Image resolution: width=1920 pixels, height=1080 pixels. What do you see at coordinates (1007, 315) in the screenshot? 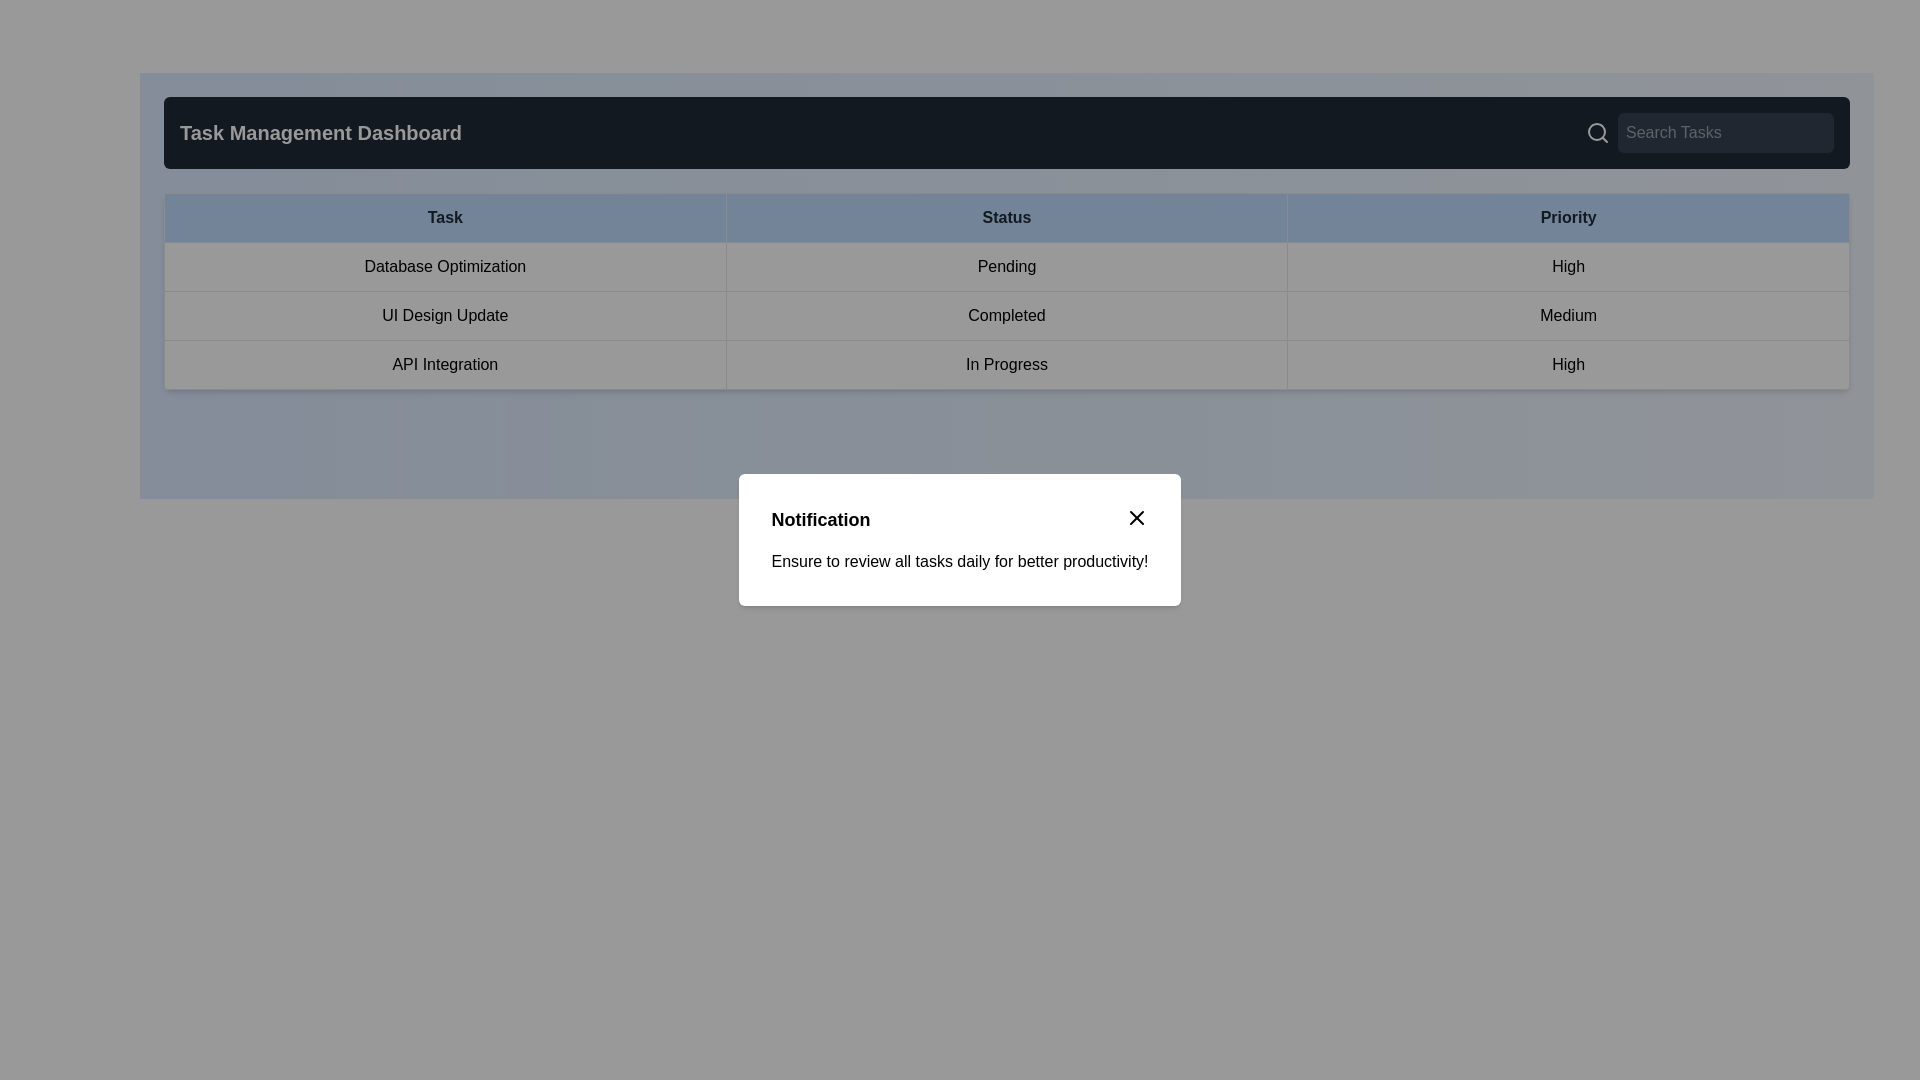
I see `the 'Completed' label in the 'Status' column of the table related to the 'UI Design Update' task` at bounding box center [1007, 315].